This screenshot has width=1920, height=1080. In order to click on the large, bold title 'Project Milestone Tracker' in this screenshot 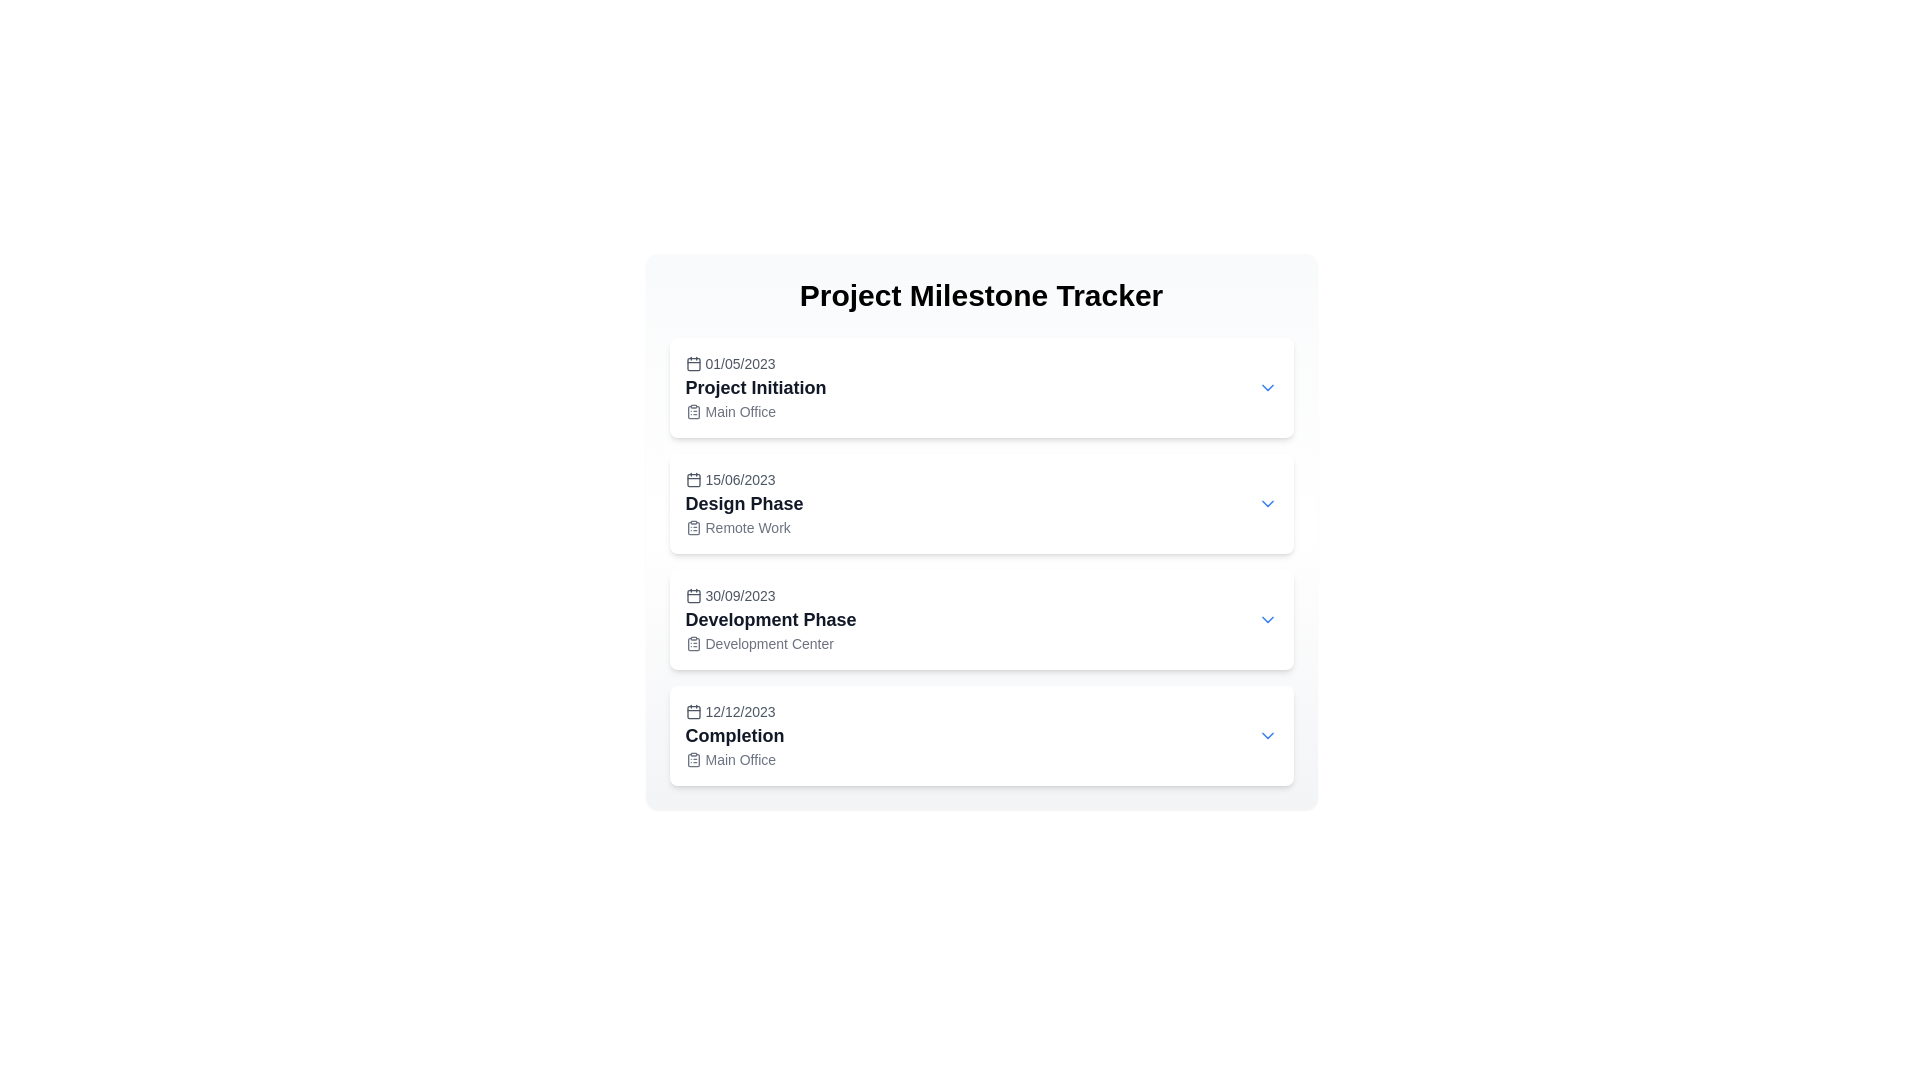, I will do `click(981, 296)`.